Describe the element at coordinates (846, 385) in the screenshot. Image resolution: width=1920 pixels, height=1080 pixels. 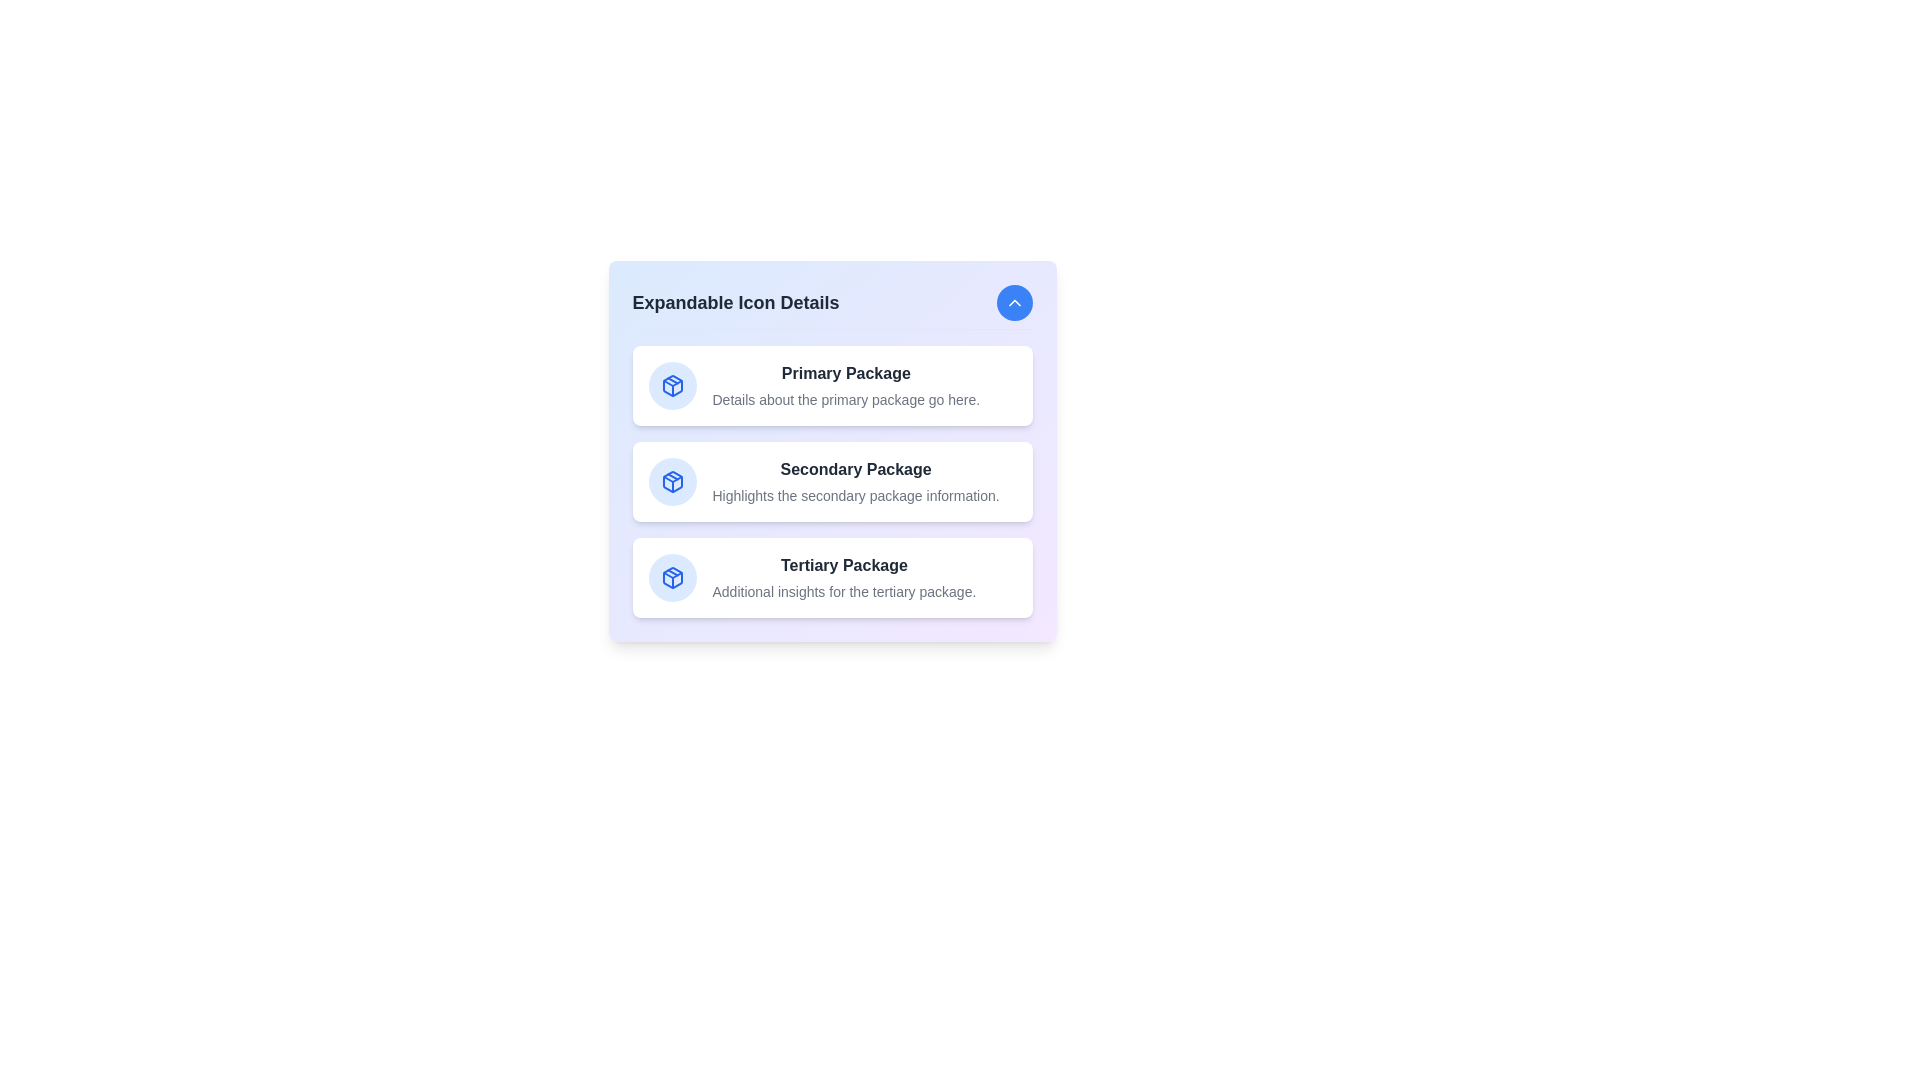
I see `text block that labels and describes the primary package, located centrally in the first row of a vertical list of card-like sections, just below the header 'Expandable Icon Details.'` at that location.